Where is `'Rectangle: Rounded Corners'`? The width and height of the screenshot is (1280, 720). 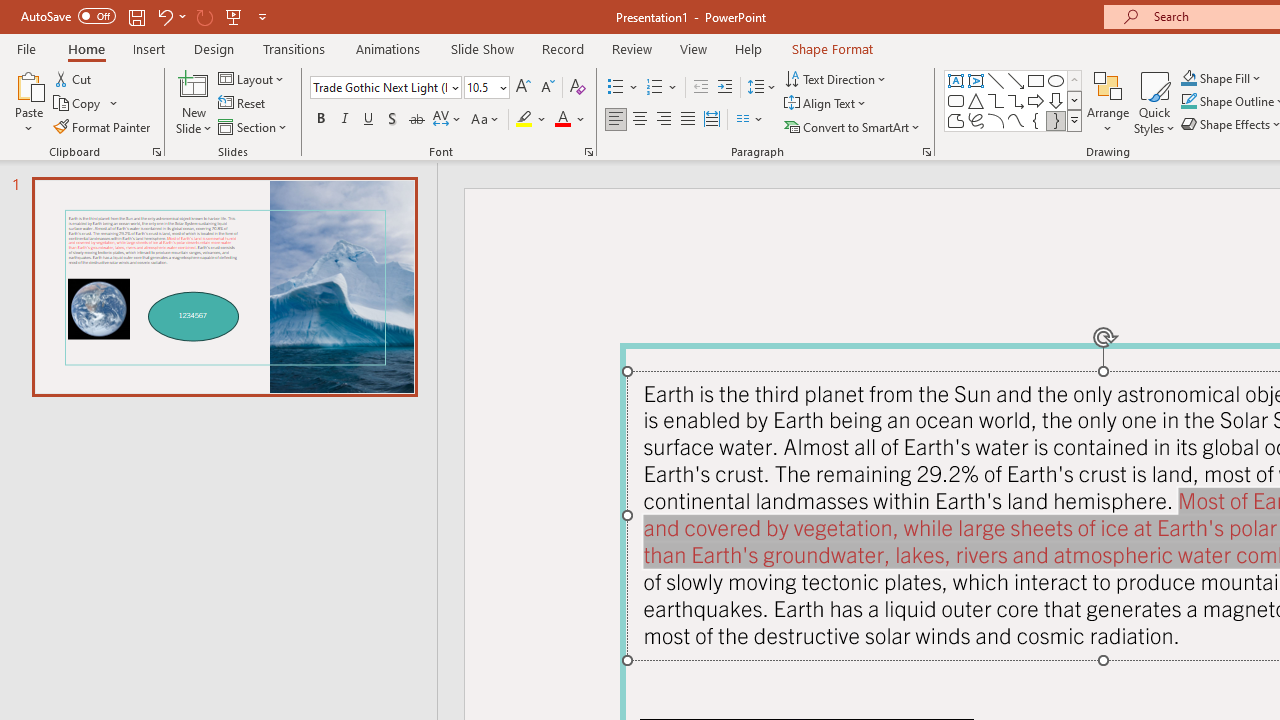 'Rectangle: Rounded Corners' is located at coordinates (955, 100).